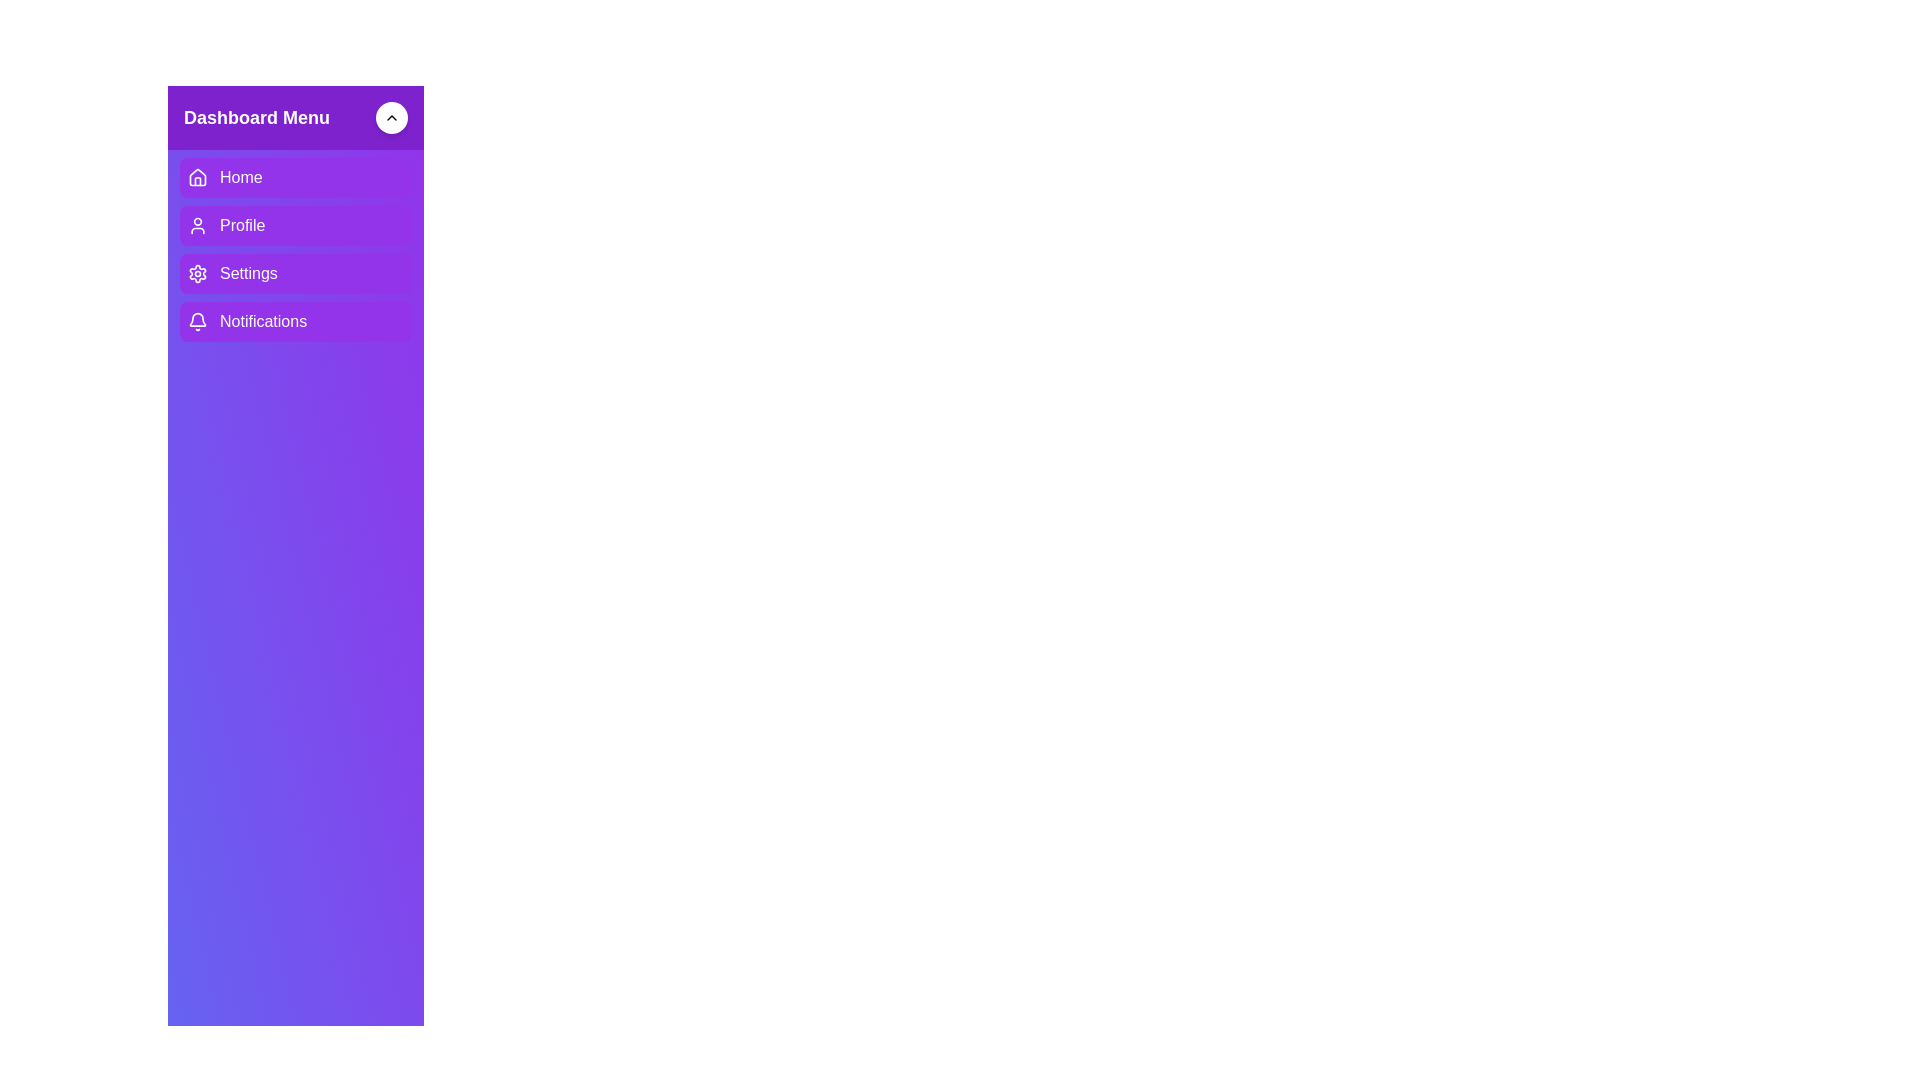 The image size is (1920, 1080). What do you see at coordinates (262, 320) in the screenshot?
I see `the 'Notifications' text label, which is styled in white and located at the bottom-most item of a vertical menu list on the left-hand side of the interface, accompanied by an icon to its left` at bounding box center [262, 320].